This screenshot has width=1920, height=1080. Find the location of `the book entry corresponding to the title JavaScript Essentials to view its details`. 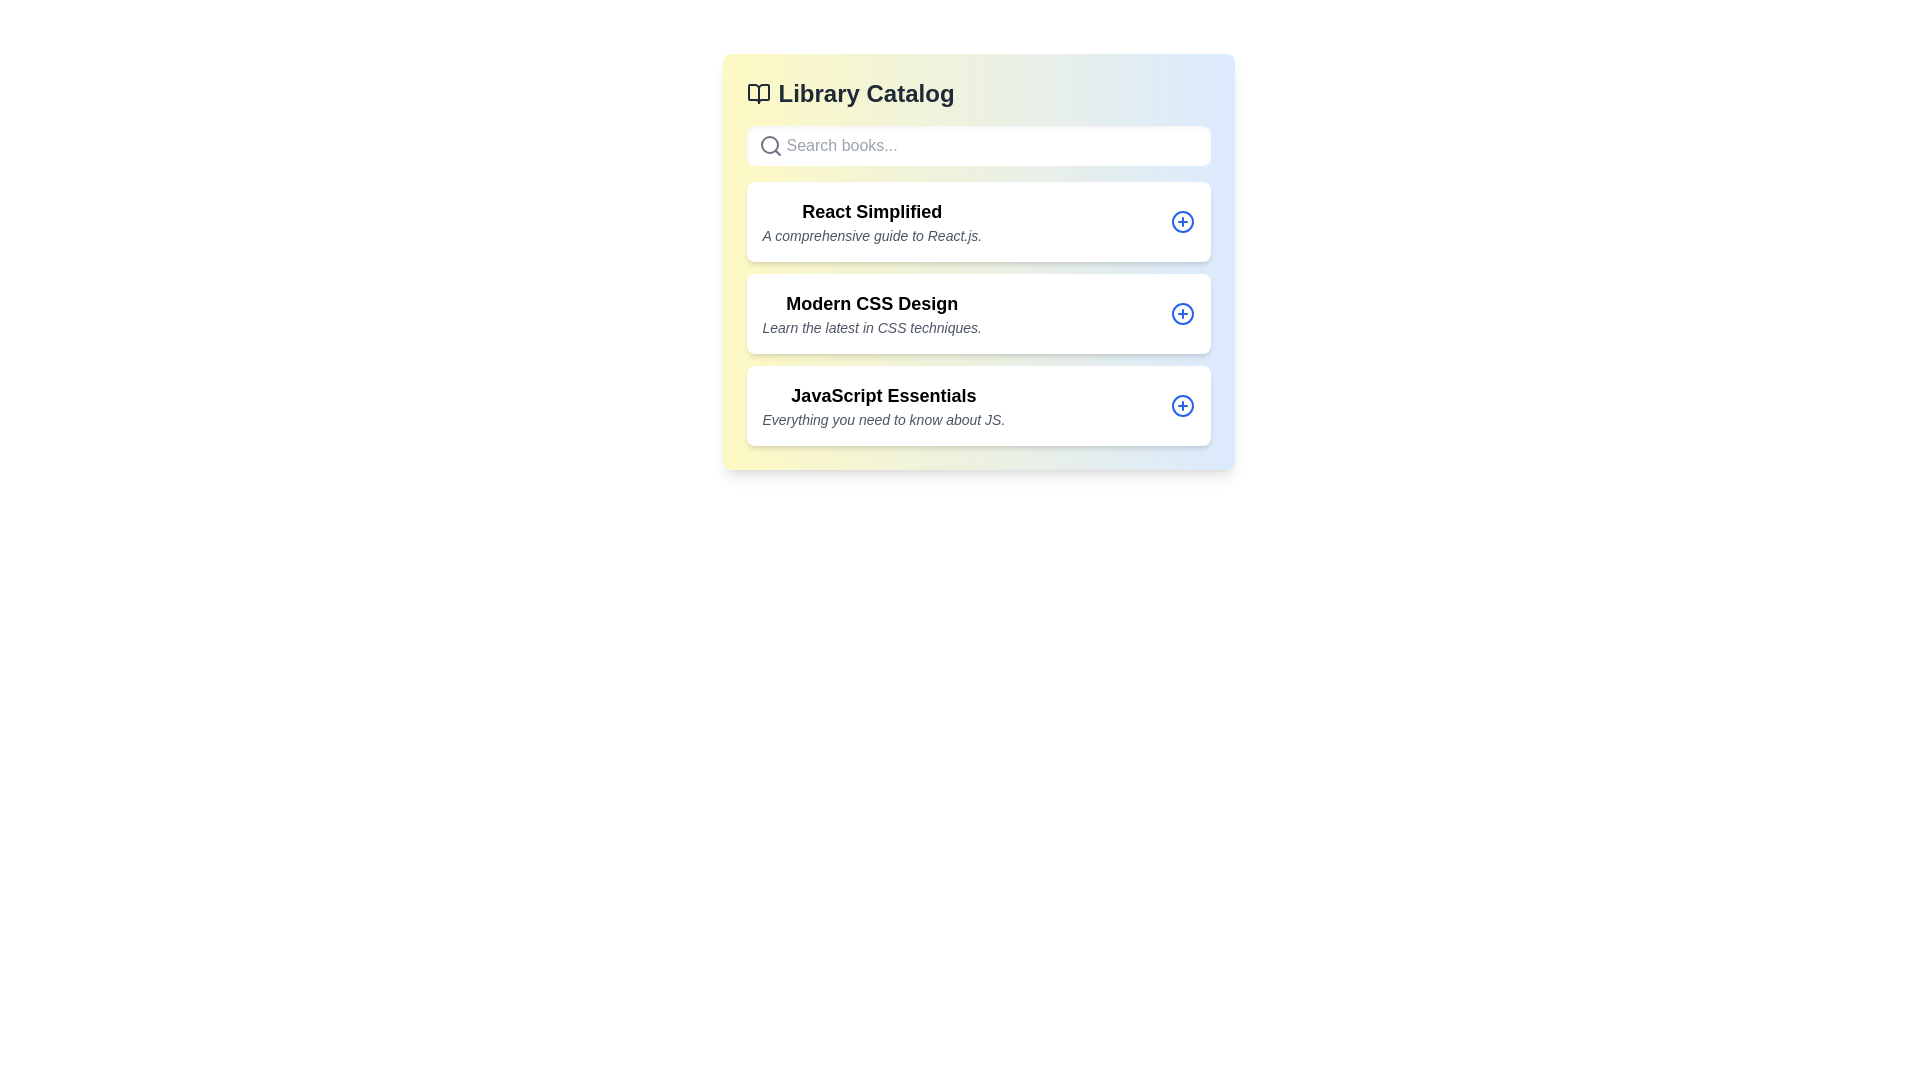

the book entry corresponding to the title JavaScript Essentials to view its details is located at coordinates (978, 405).